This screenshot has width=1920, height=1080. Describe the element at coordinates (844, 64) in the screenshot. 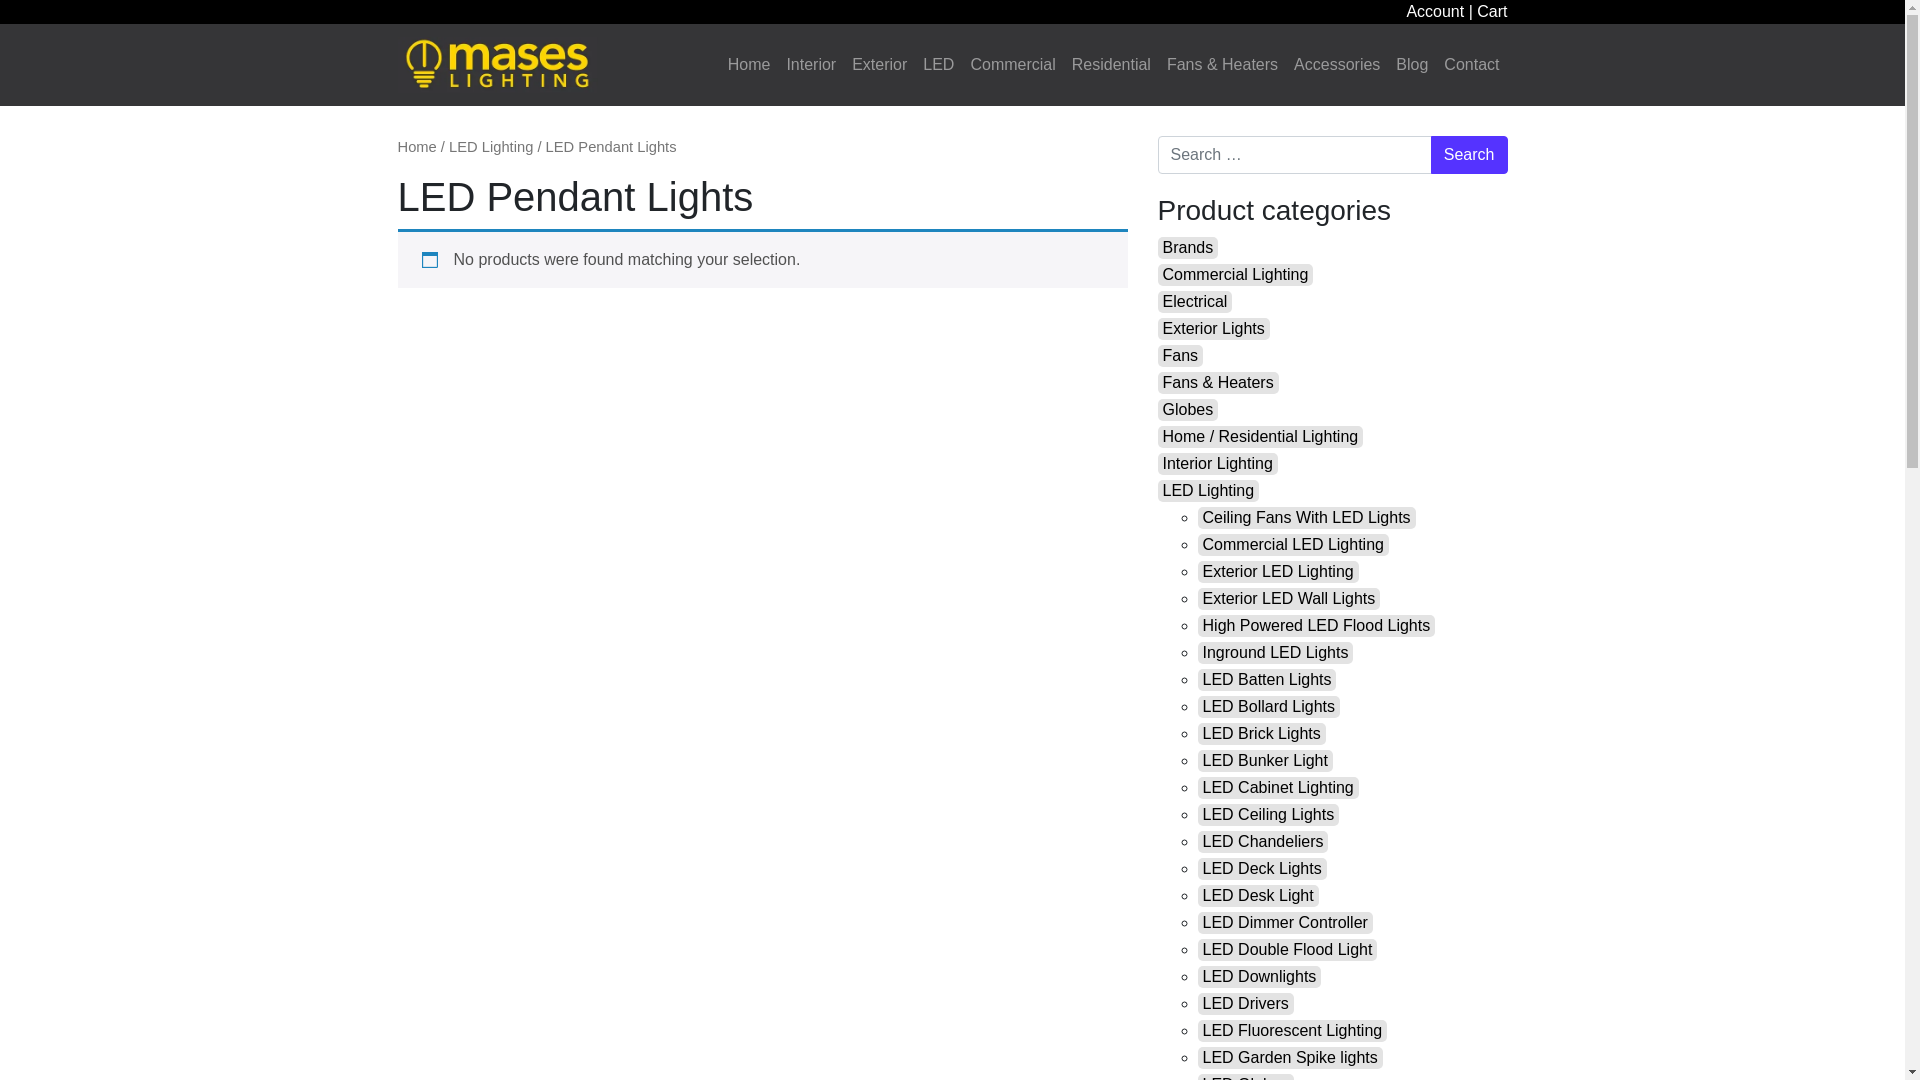

I see `'Exterior'` at that location.